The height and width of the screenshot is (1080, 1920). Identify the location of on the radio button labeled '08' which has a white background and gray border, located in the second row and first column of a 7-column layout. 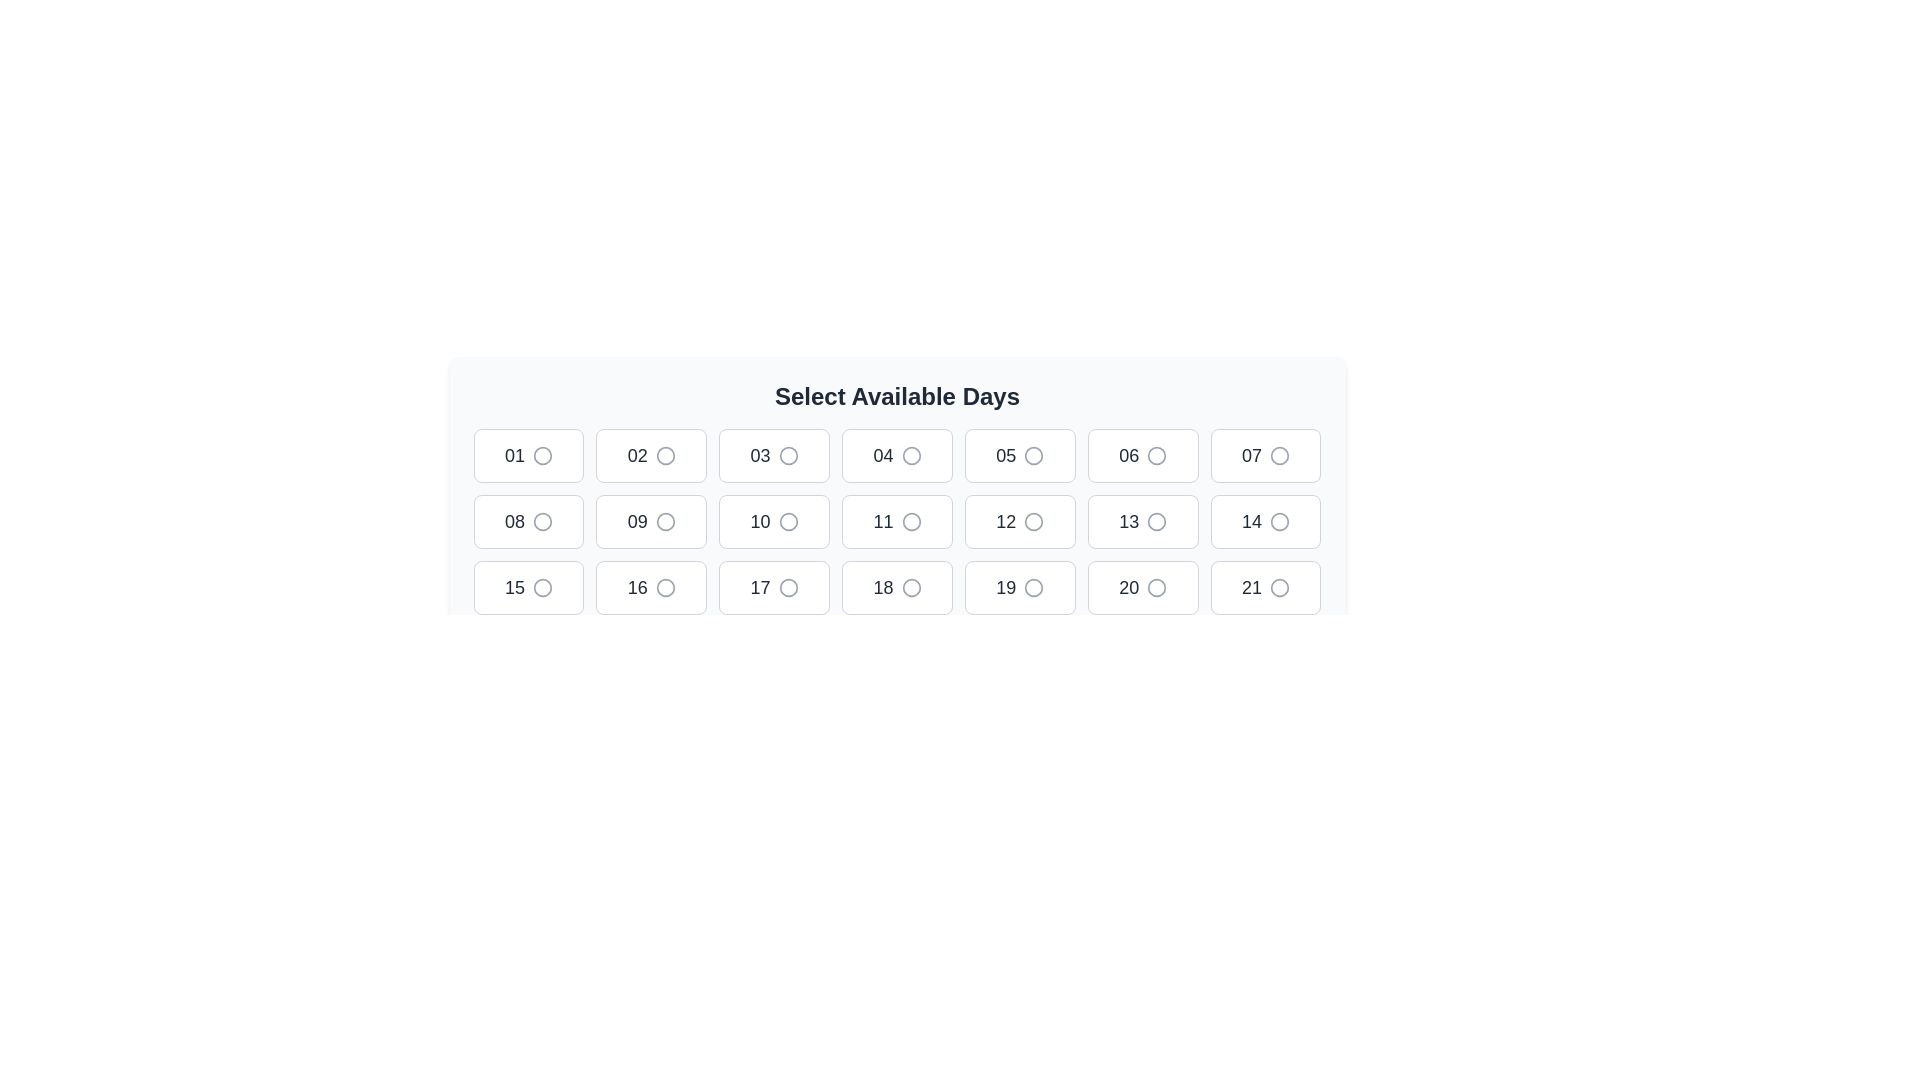
(528, 520).